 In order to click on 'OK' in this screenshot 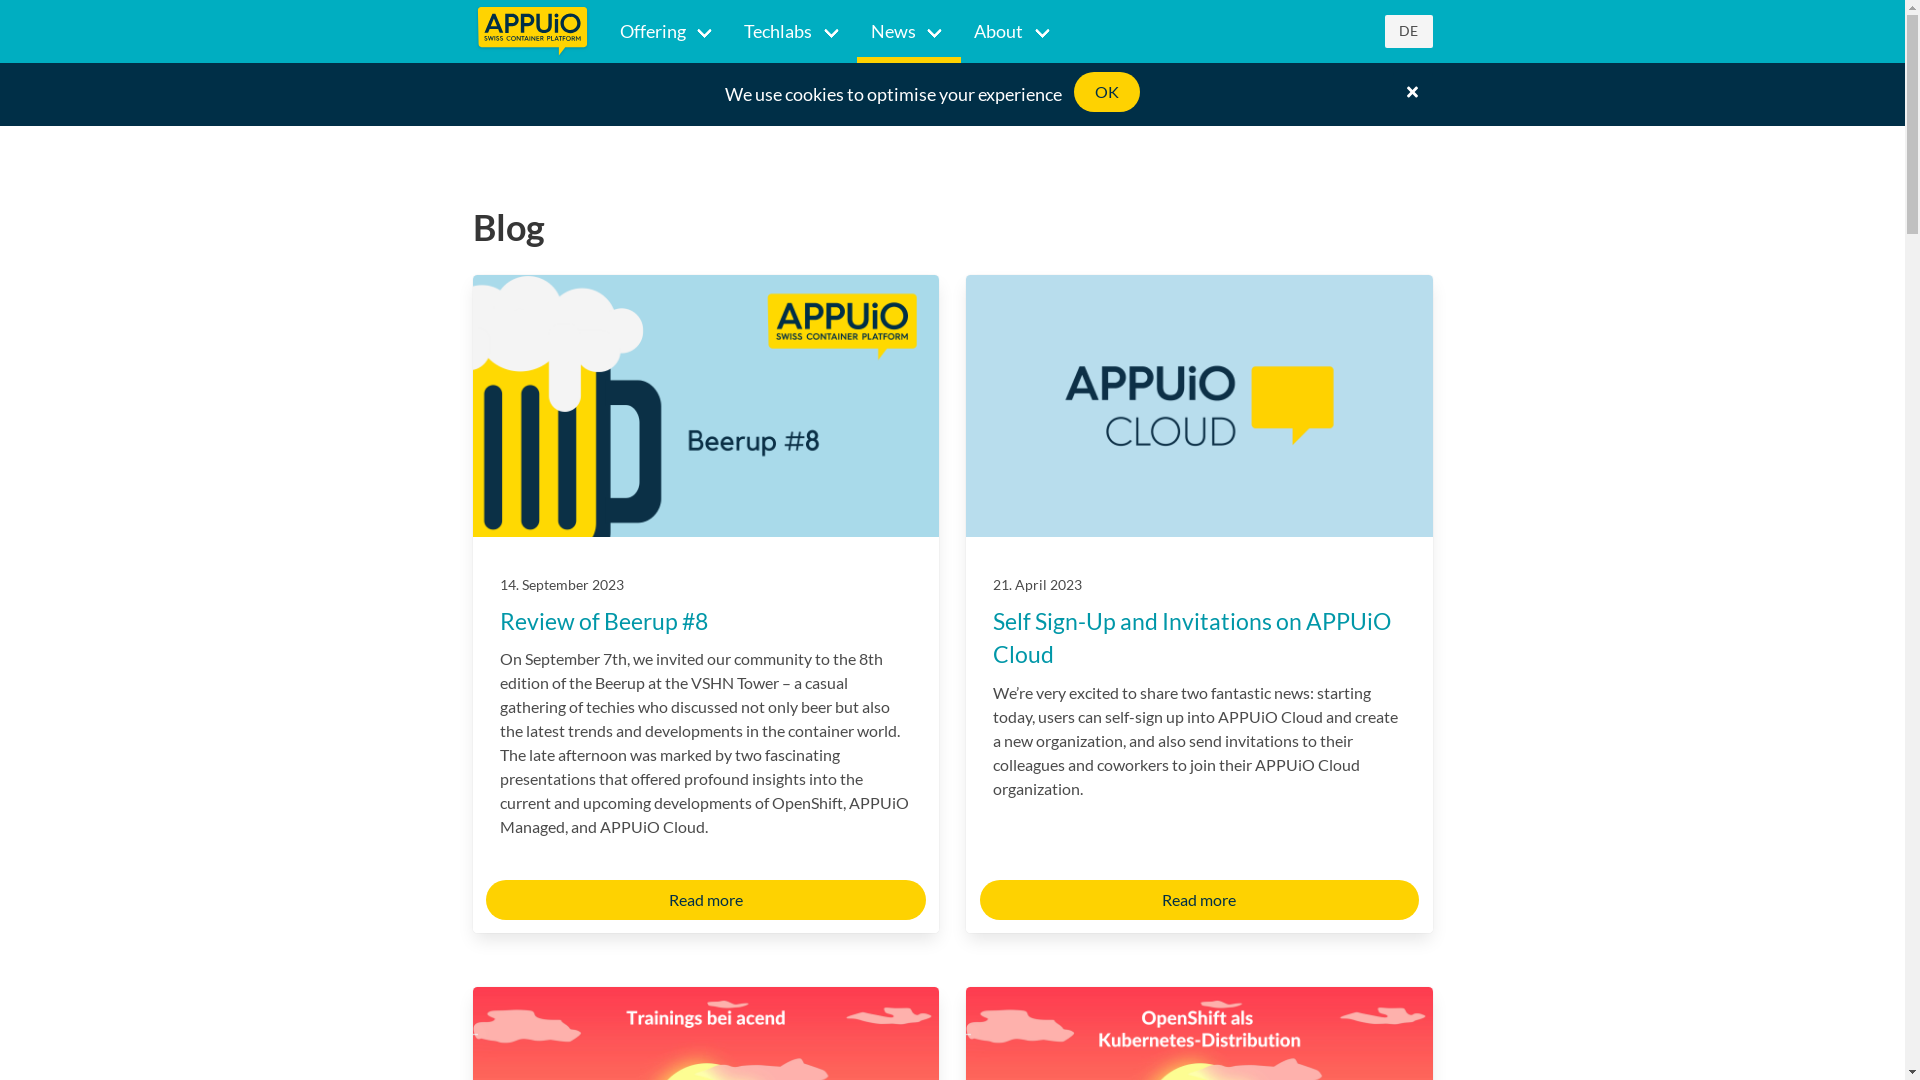, I will do `click(1106, 92)`.